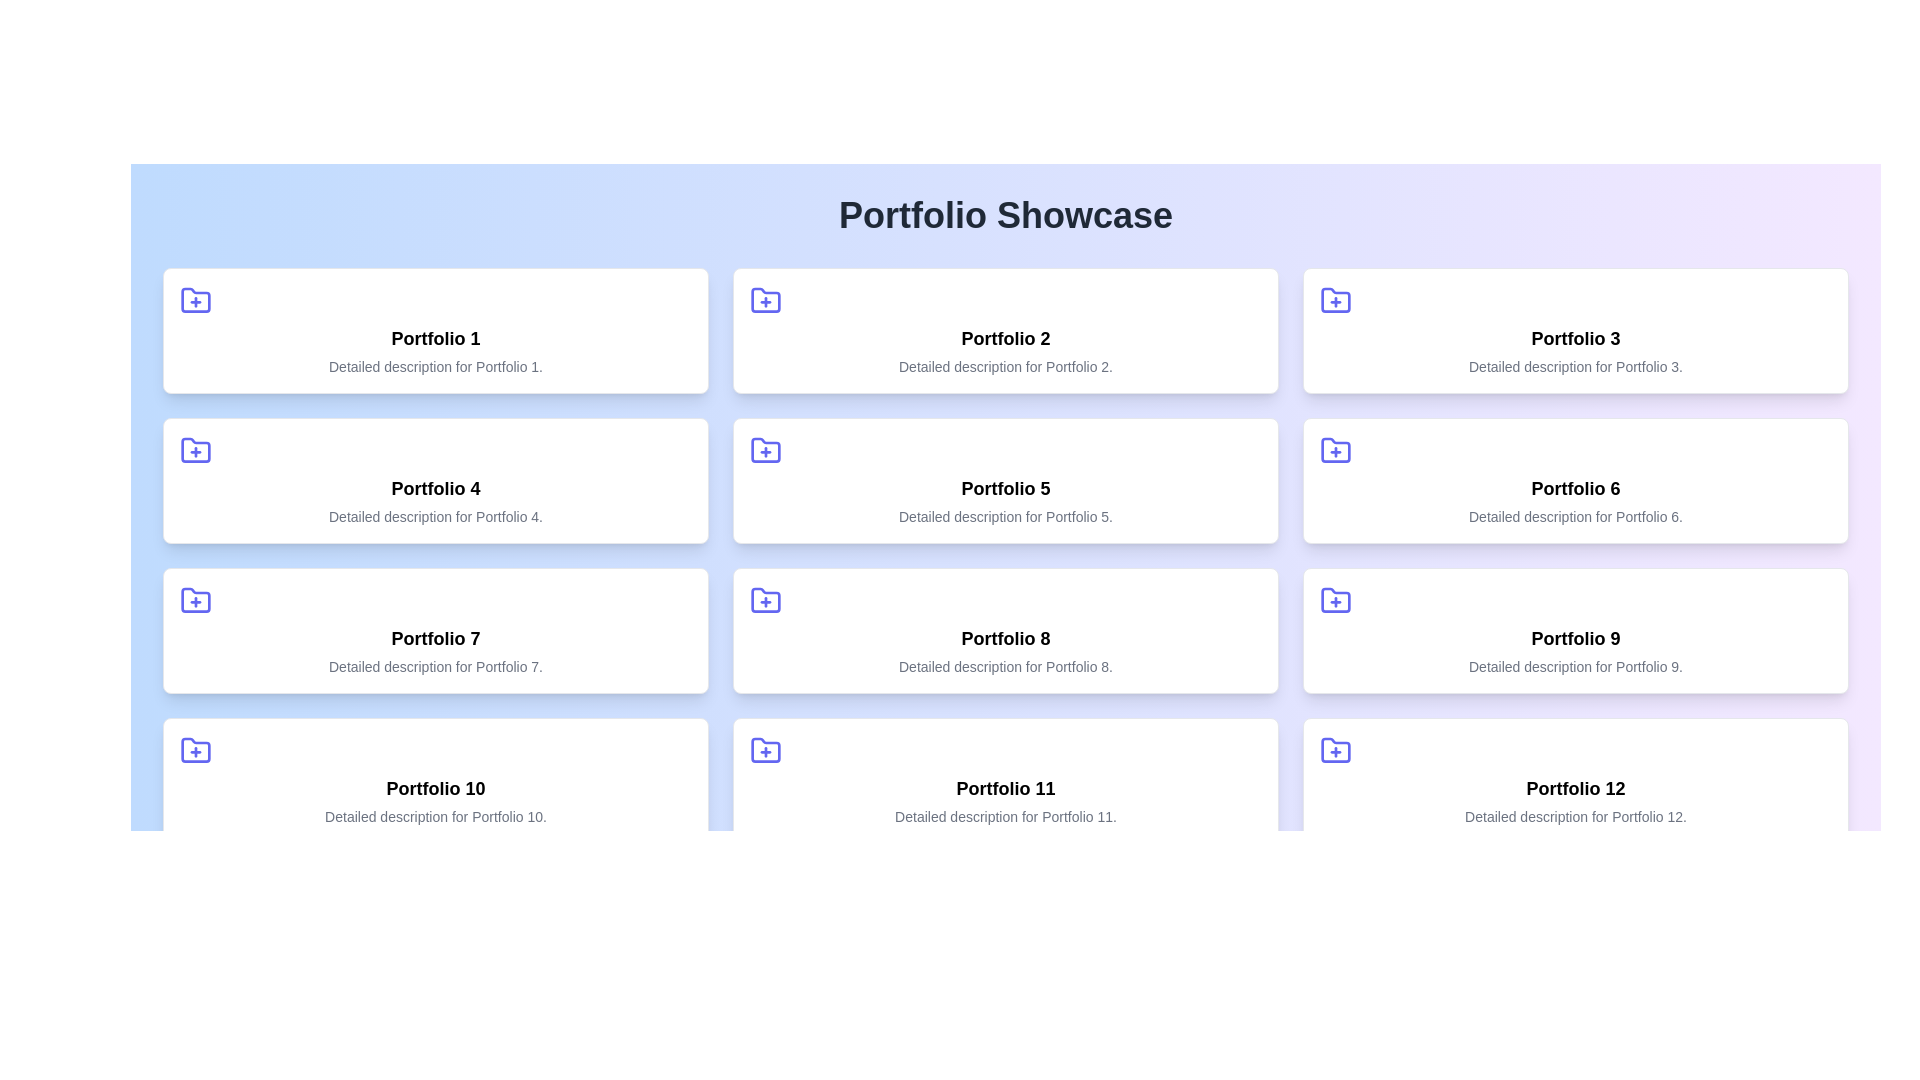 This screenshot has width=1920, height=1080. Describe the element at coordinates (1574, 481) in the screenshot. I see `the card component labeled 'Portfolio 6', which features a blue folder icon and bold black text at its center, to perform additional actions` at that location.